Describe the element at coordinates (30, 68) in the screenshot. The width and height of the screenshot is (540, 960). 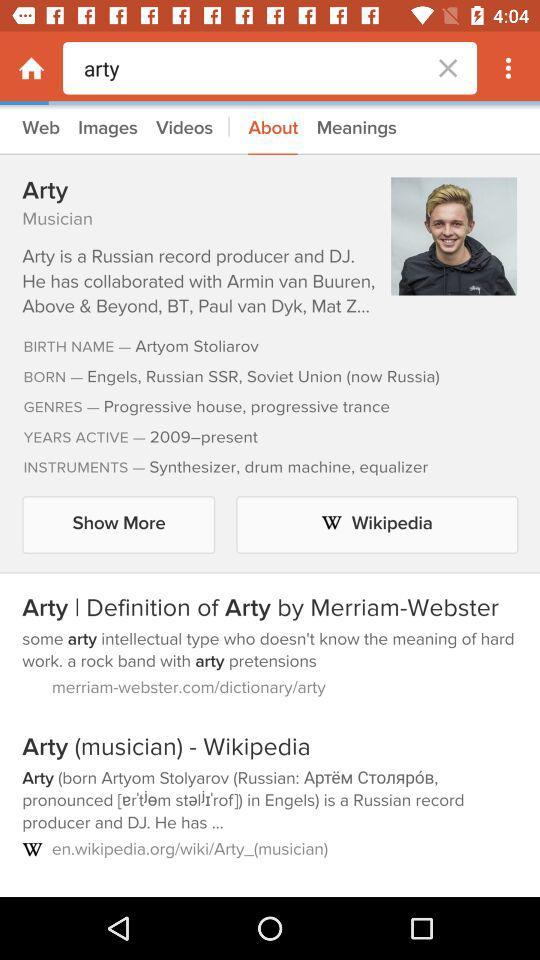
I see `home page` at that location.